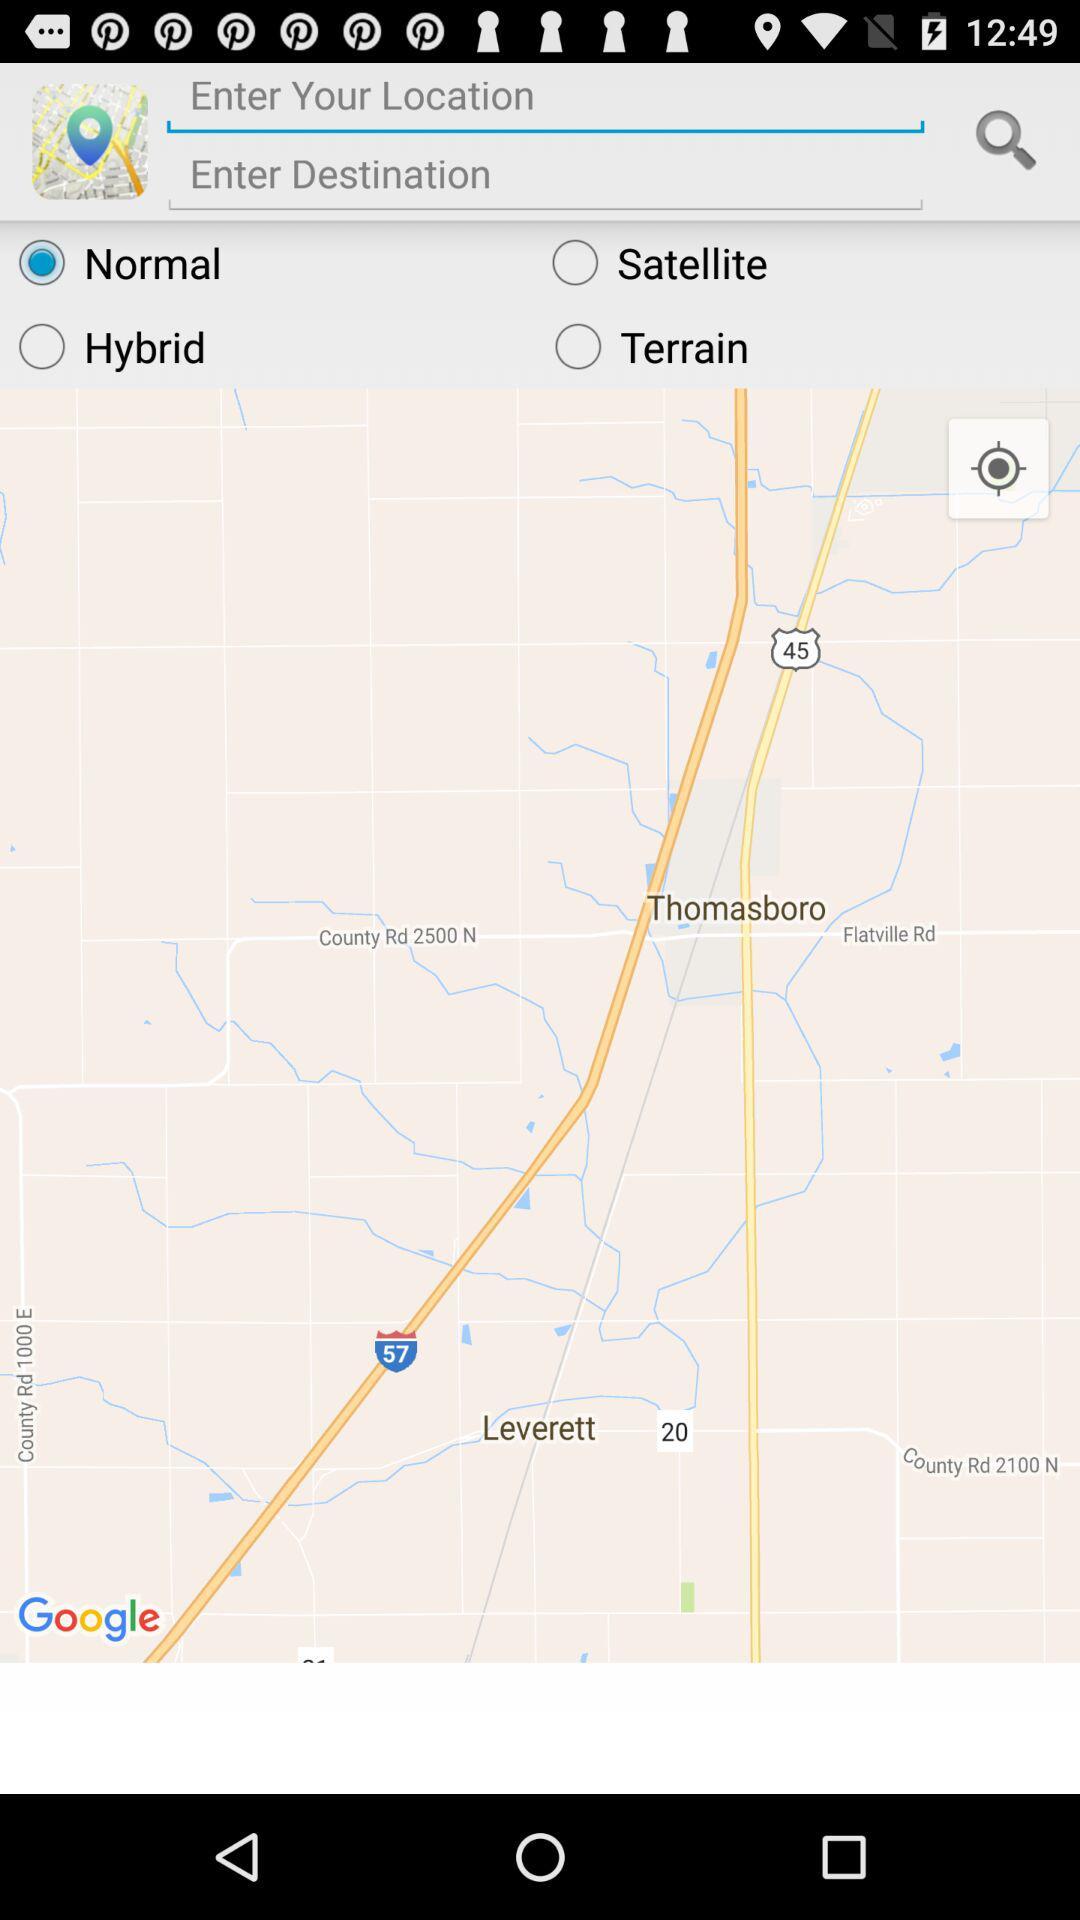 Image resolution: width=1080 pixels, height=1920 pixels. Describe the element at coordinates (1006, 140) in the screenshot. I see `search icon` at that location.